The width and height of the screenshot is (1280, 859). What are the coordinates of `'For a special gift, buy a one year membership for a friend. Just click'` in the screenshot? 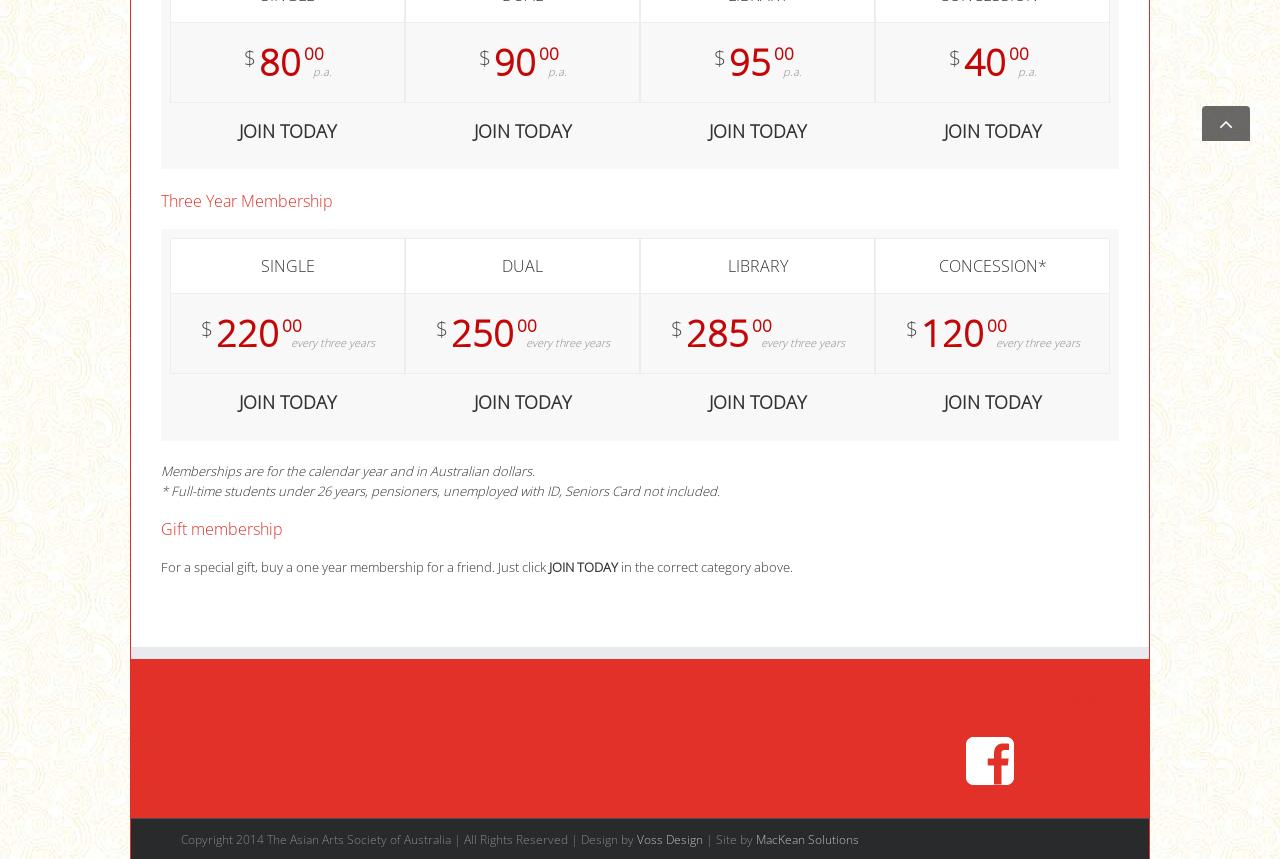 It's located at (354, 566).